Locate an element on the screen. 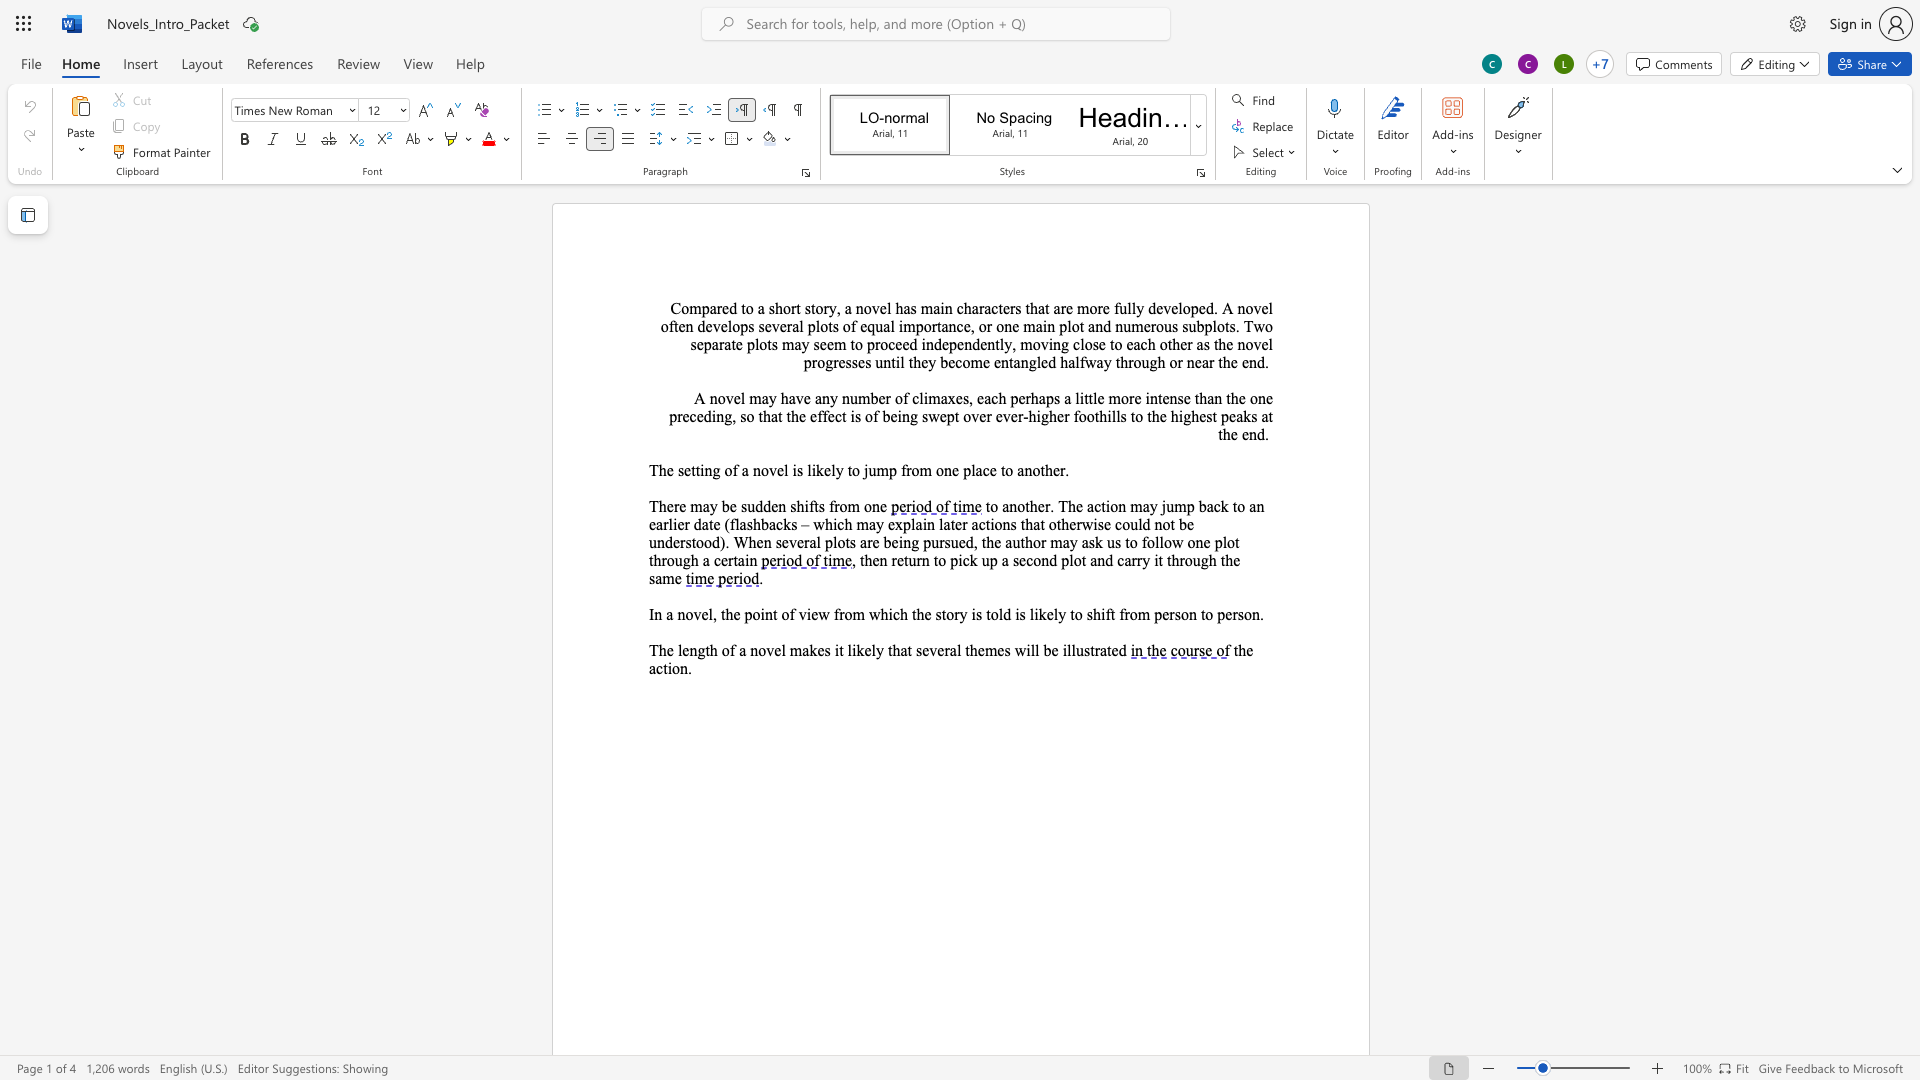 The width and height of the screenshot is (1920, 1080). the space between the continuous character "h" and "i" in the text is located at coordinates (803, 505).